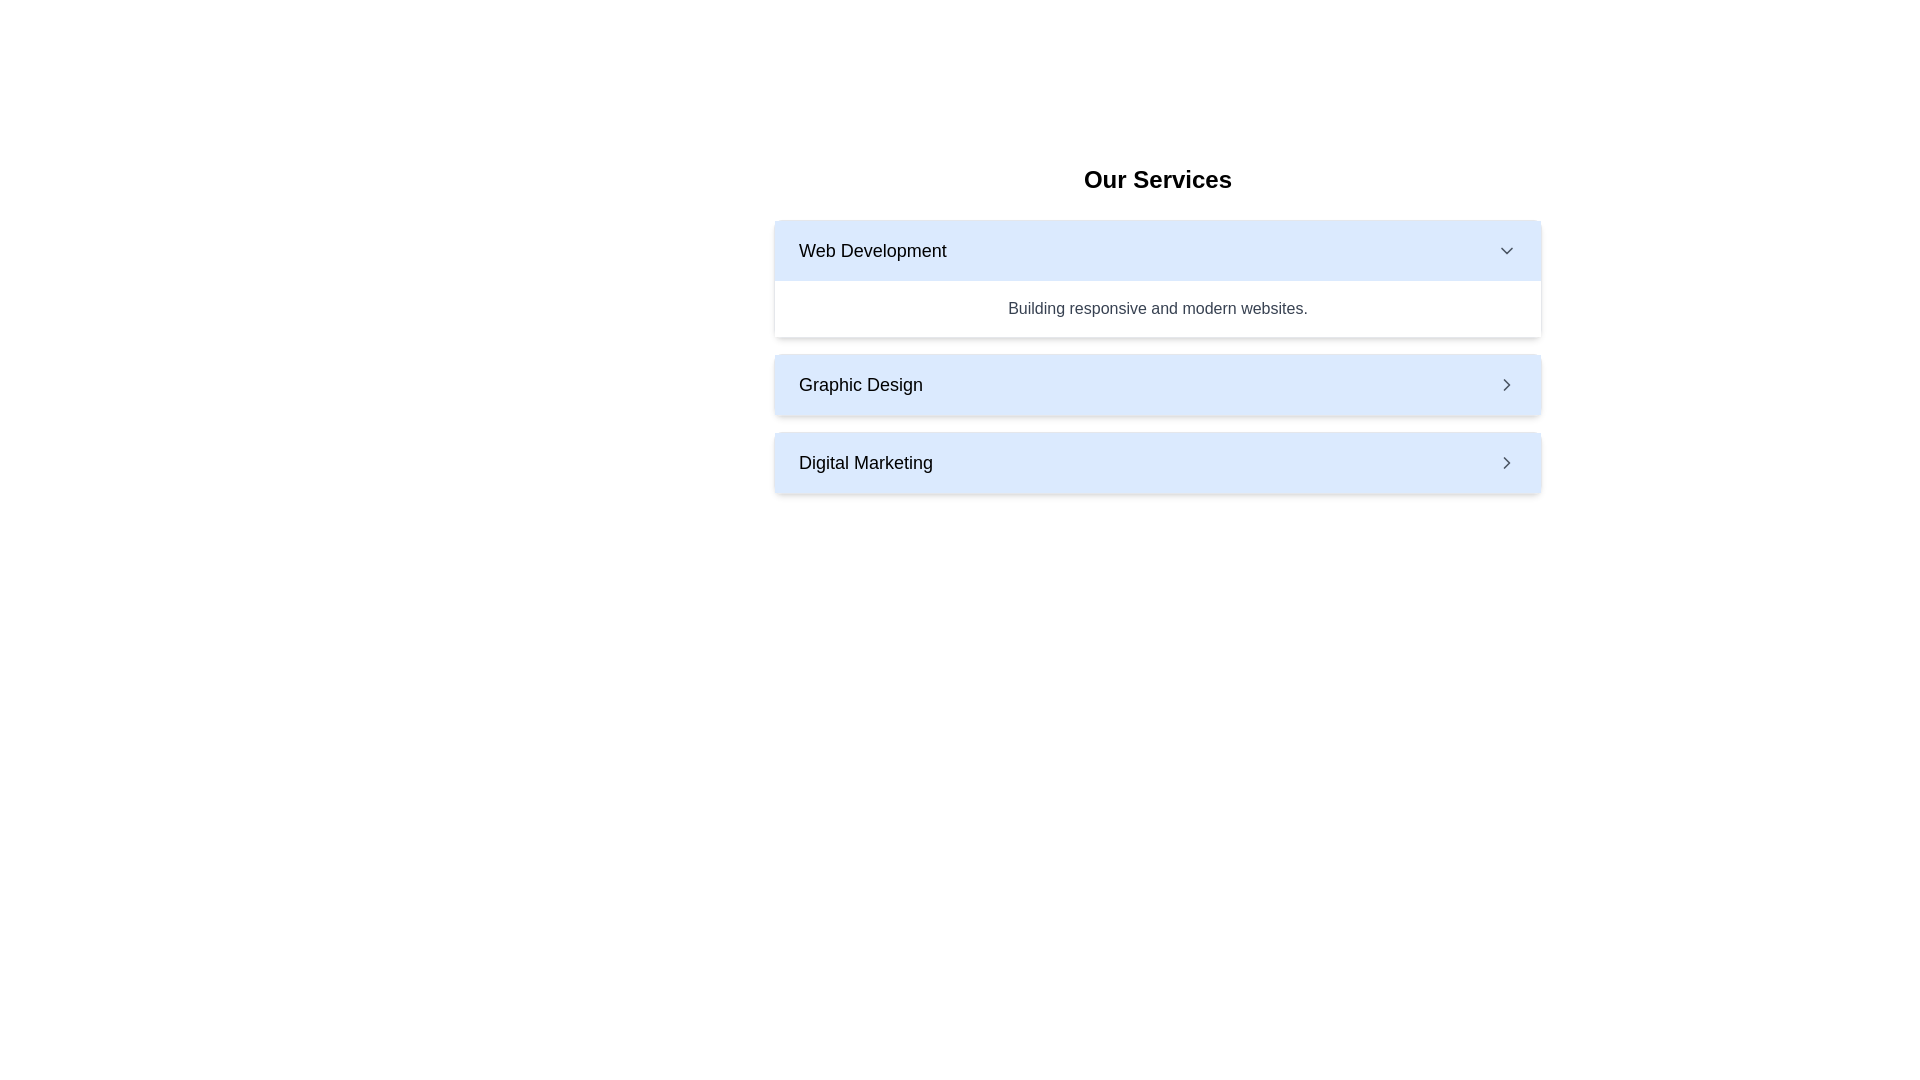 Image resolution: width=1920 pixels, height=1080 pixels. I want to click on the right-facing chevron icon/button located to the far right of the 'Graphic Design' row, so click(1507, 385).